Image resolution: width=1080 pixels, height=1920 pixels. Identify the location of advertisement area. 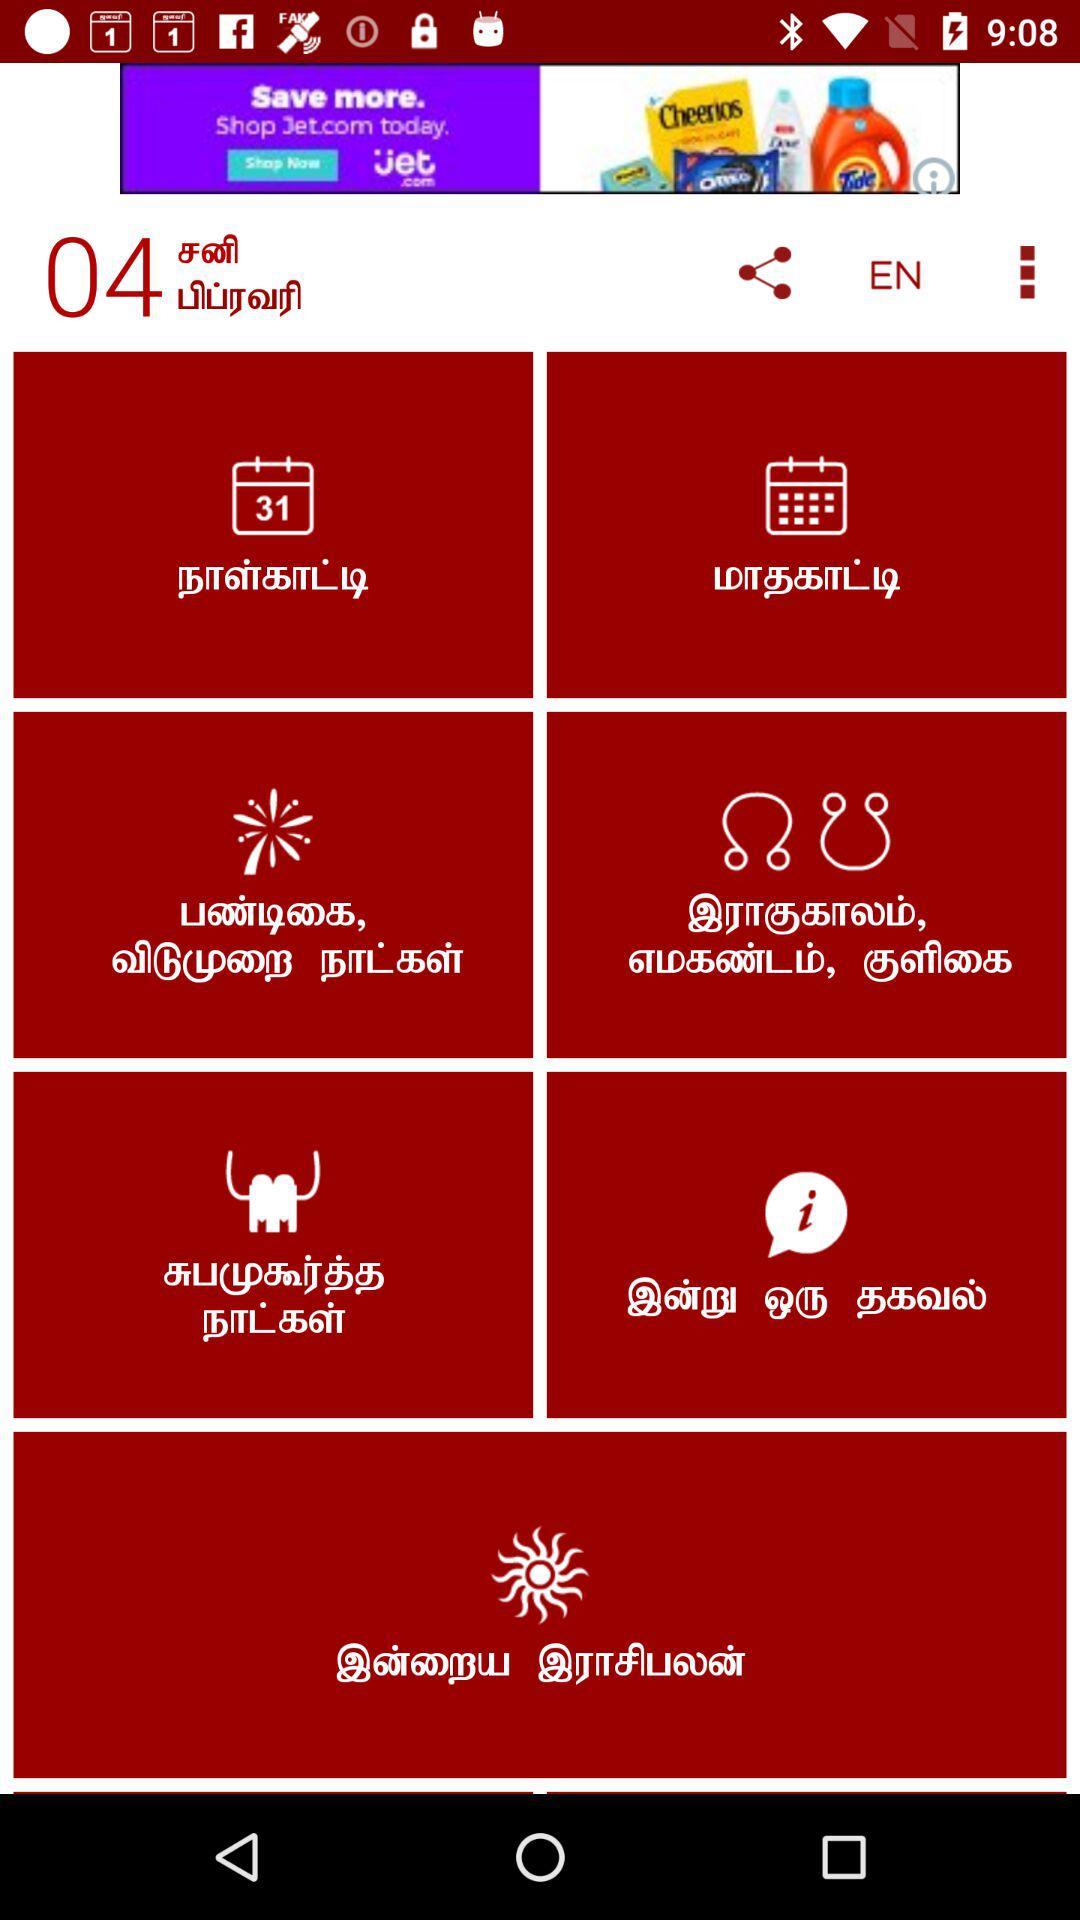
(540, 127).